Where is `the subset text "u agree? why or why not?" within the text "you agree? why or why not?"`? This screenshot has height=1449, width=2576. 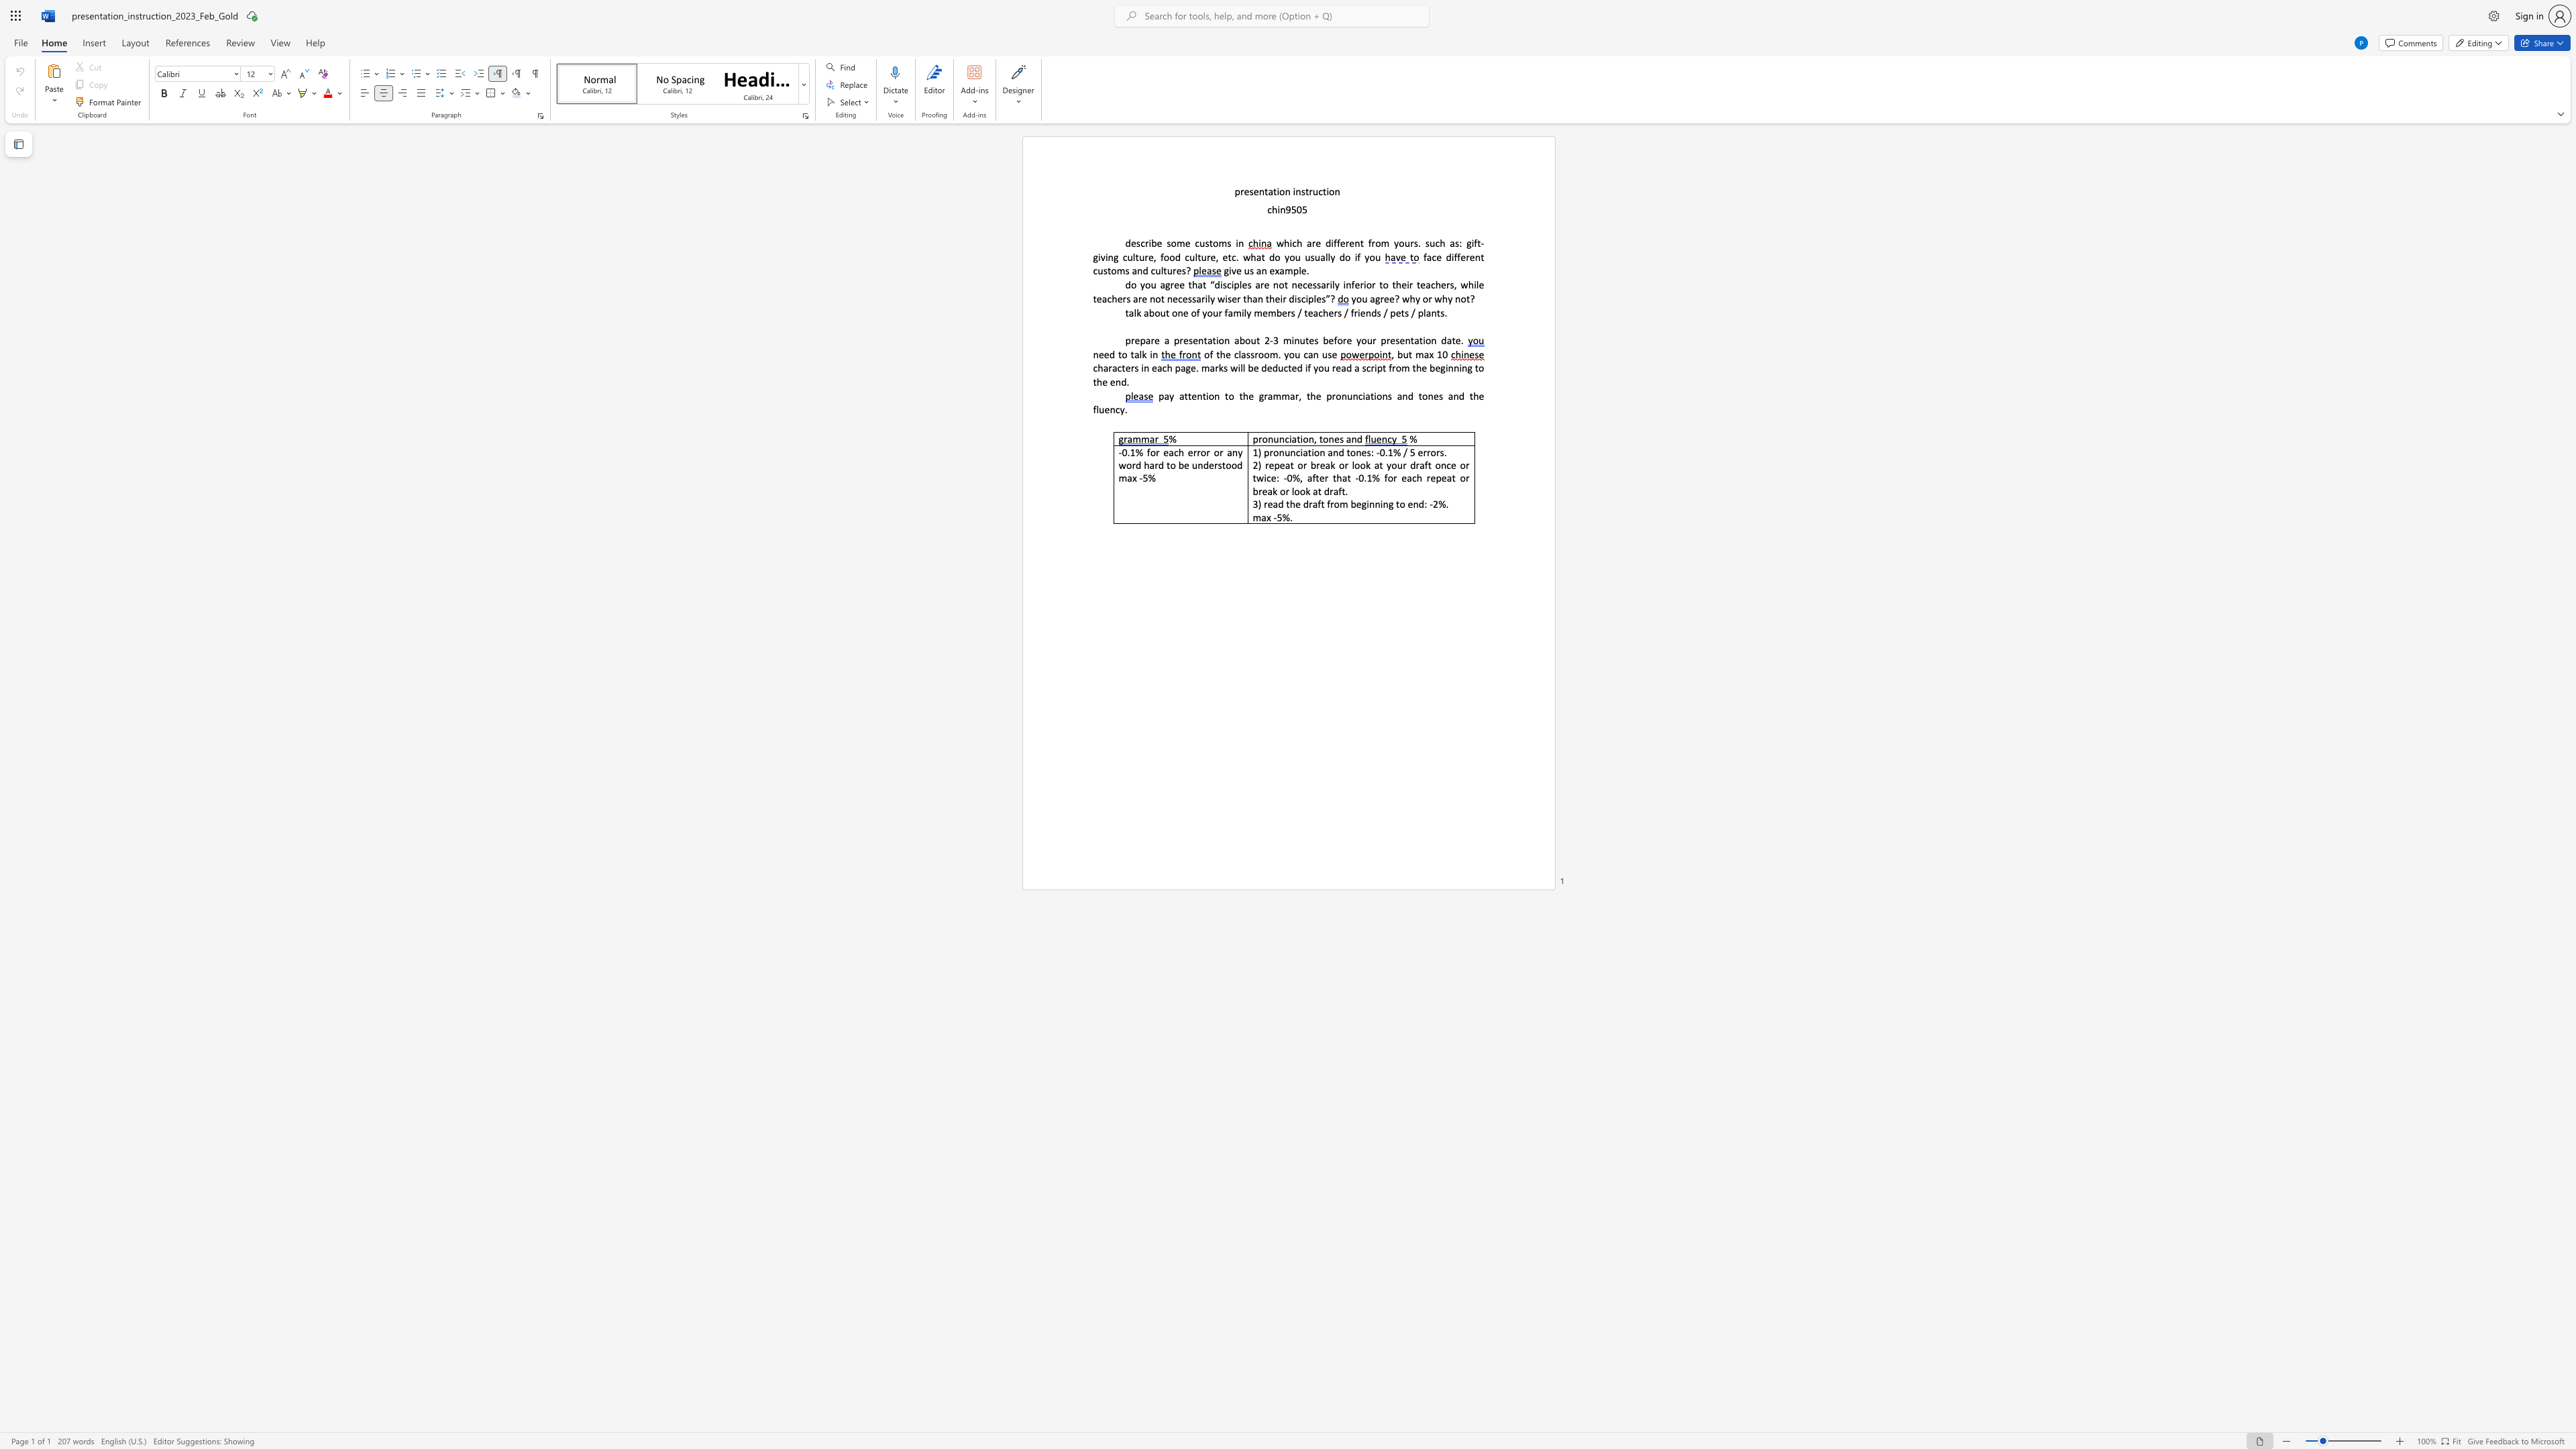 the subset text "u agree? why or why not?" within the text "you agree? why or why not?" is located at coordinates (1361, 299).